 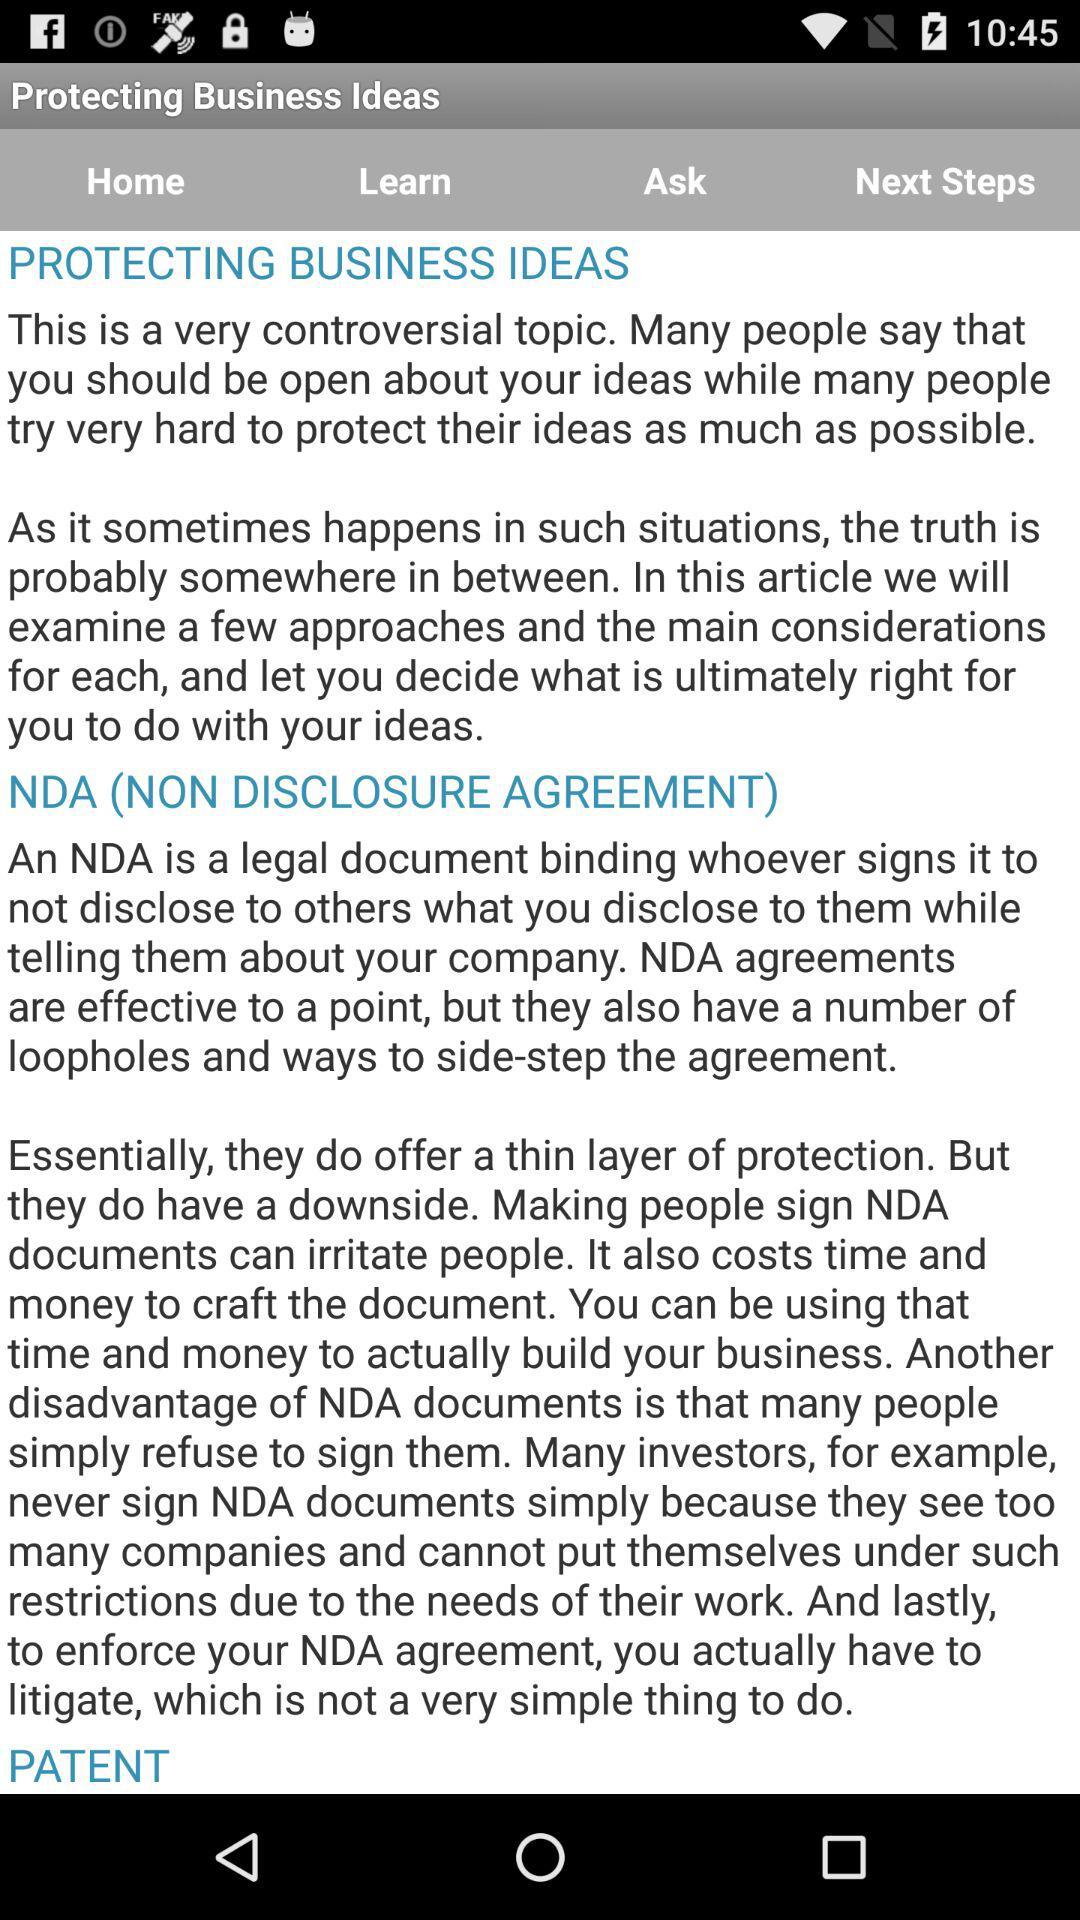 I want to click on item below protecting business ideas app, so click(x=405, y=180).